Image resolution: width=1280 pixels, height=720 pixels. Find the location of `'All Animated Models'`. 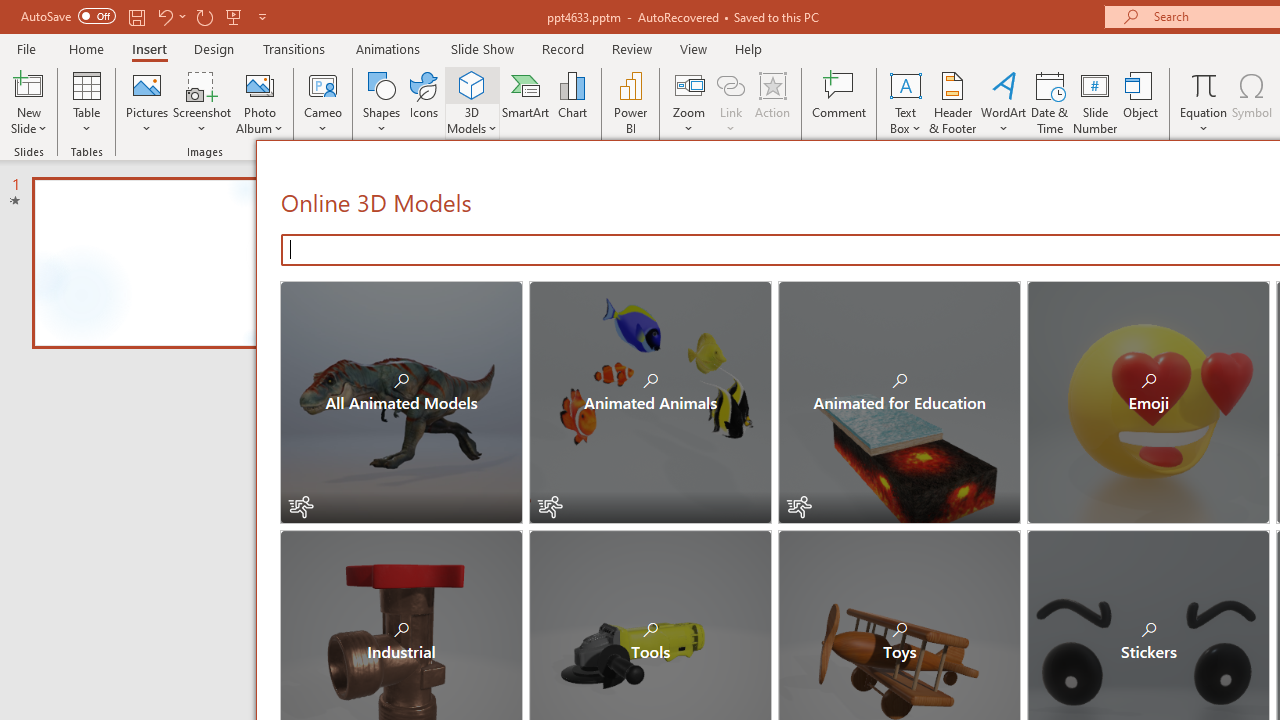

'All Animated Models' is located at coordinates (400, 402).